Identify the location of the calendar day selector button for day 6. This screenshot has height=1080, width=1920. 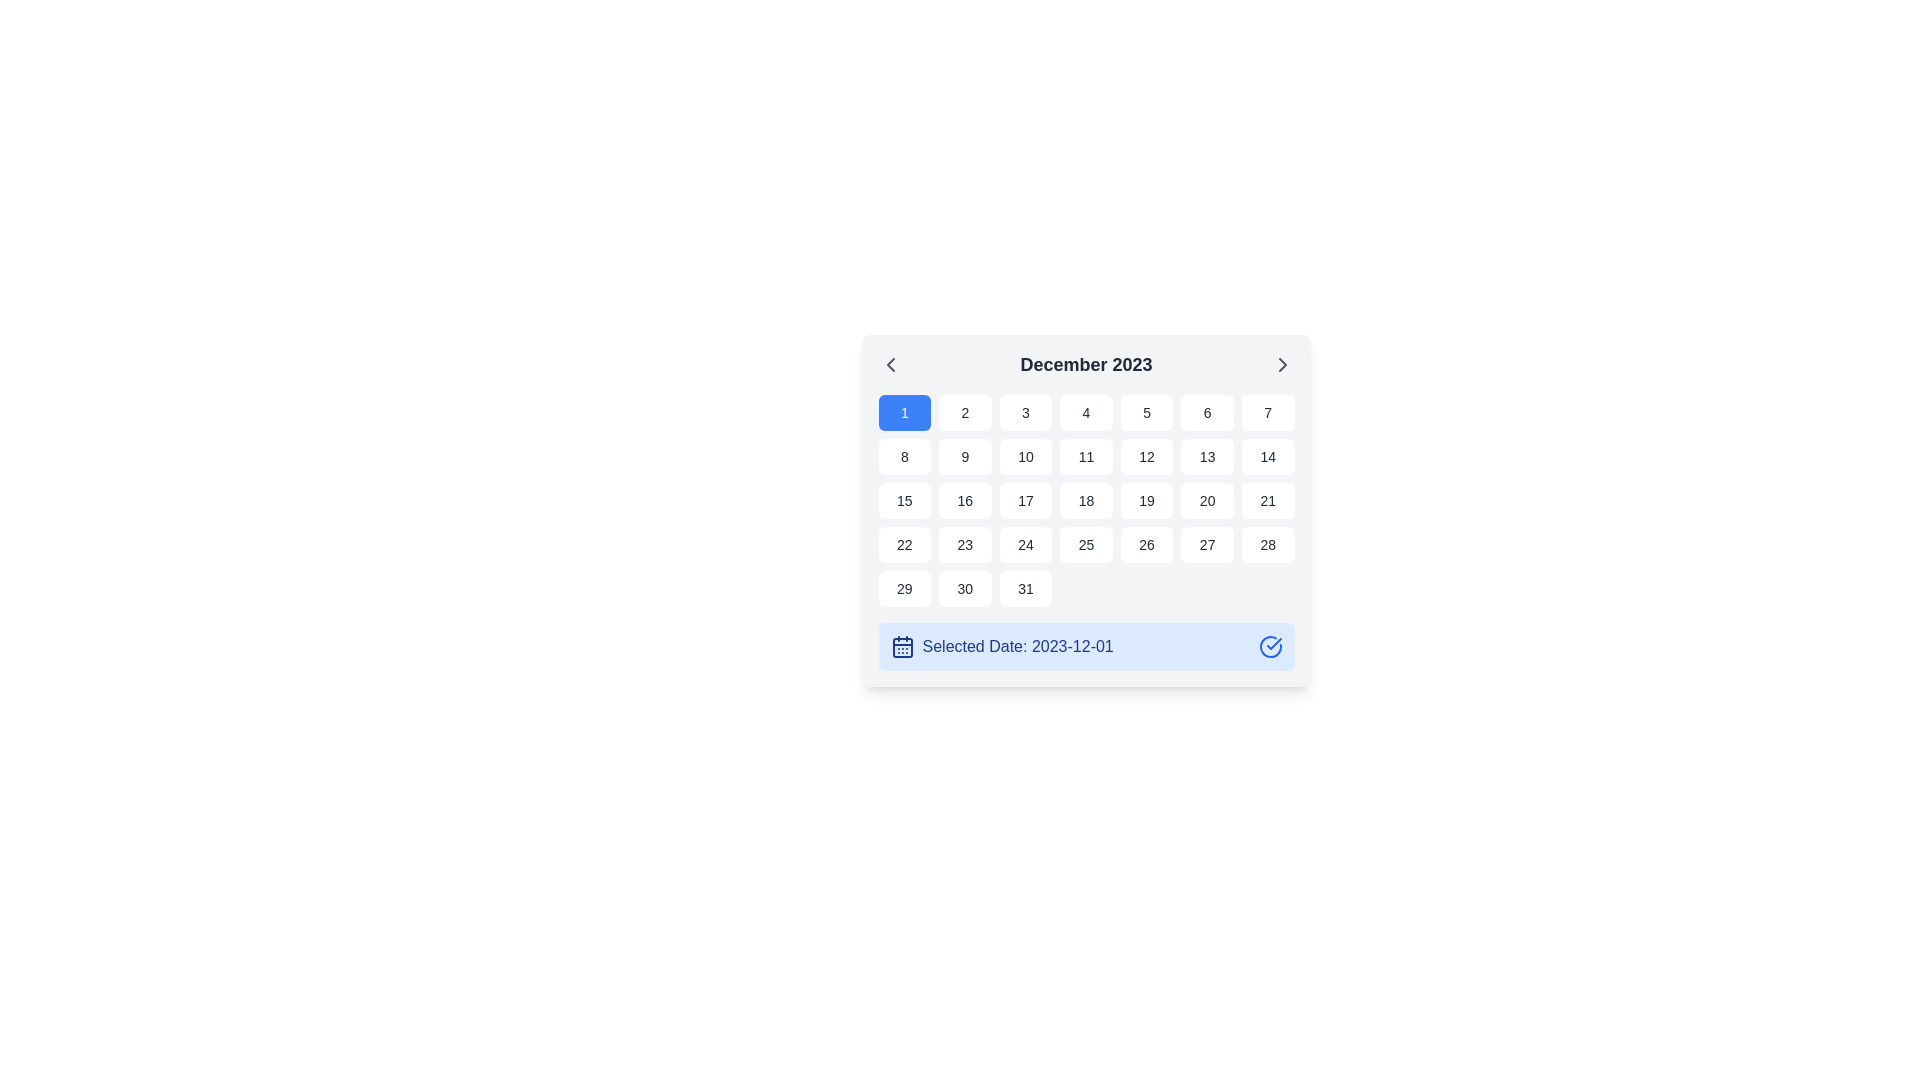
(1206, 411).